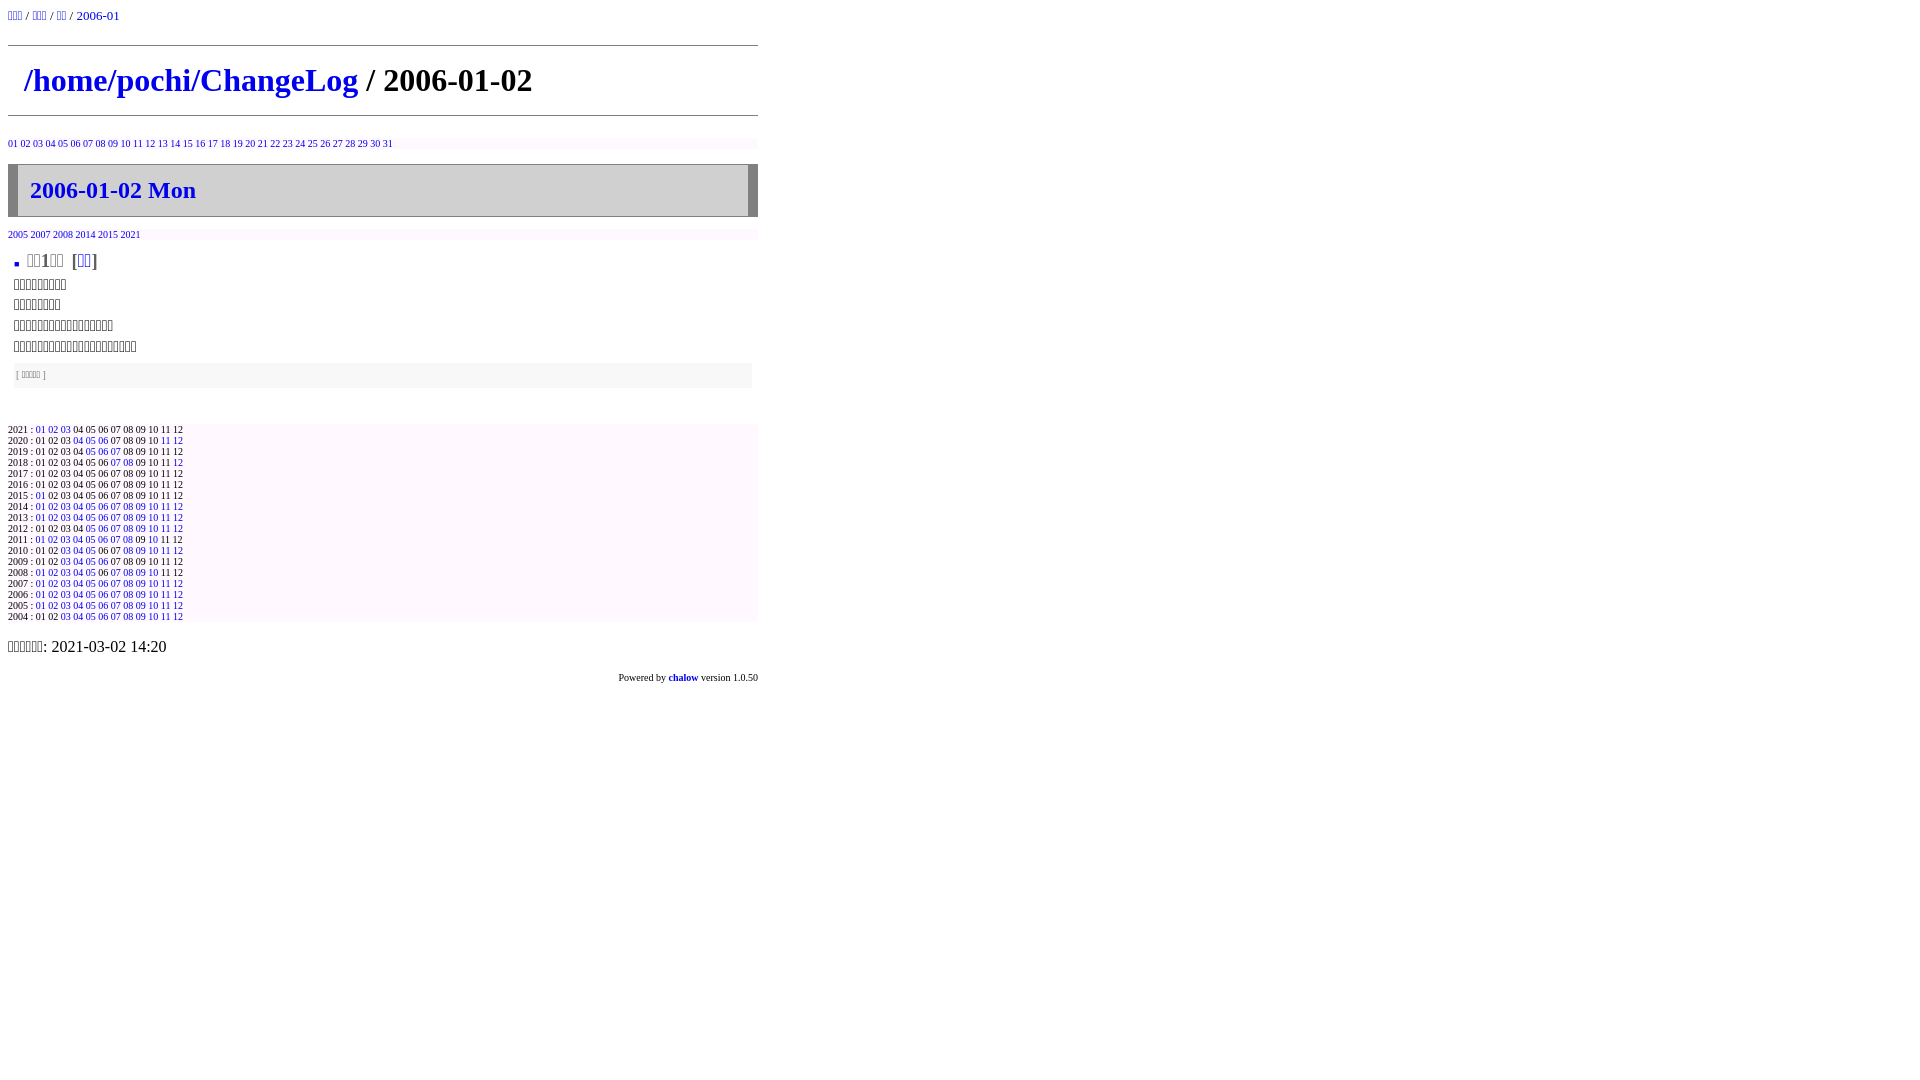 Image resolution: width=1920 pixels, height=1080 pixels. I want to click on '07', so click(86, 142).